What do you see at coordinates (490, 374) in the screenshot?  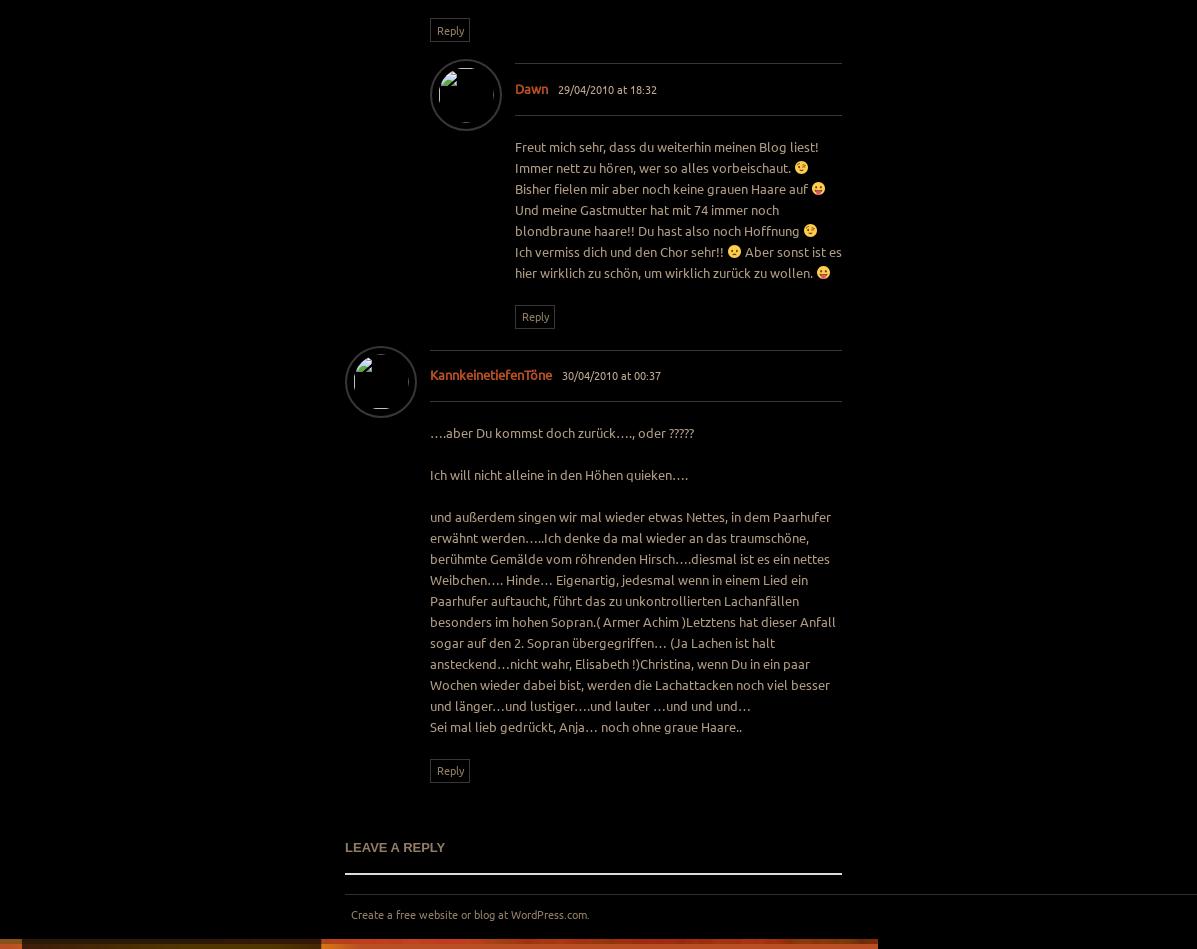 I see `'KannkeinetiefenTöne'` at bounding box center [490, 374].